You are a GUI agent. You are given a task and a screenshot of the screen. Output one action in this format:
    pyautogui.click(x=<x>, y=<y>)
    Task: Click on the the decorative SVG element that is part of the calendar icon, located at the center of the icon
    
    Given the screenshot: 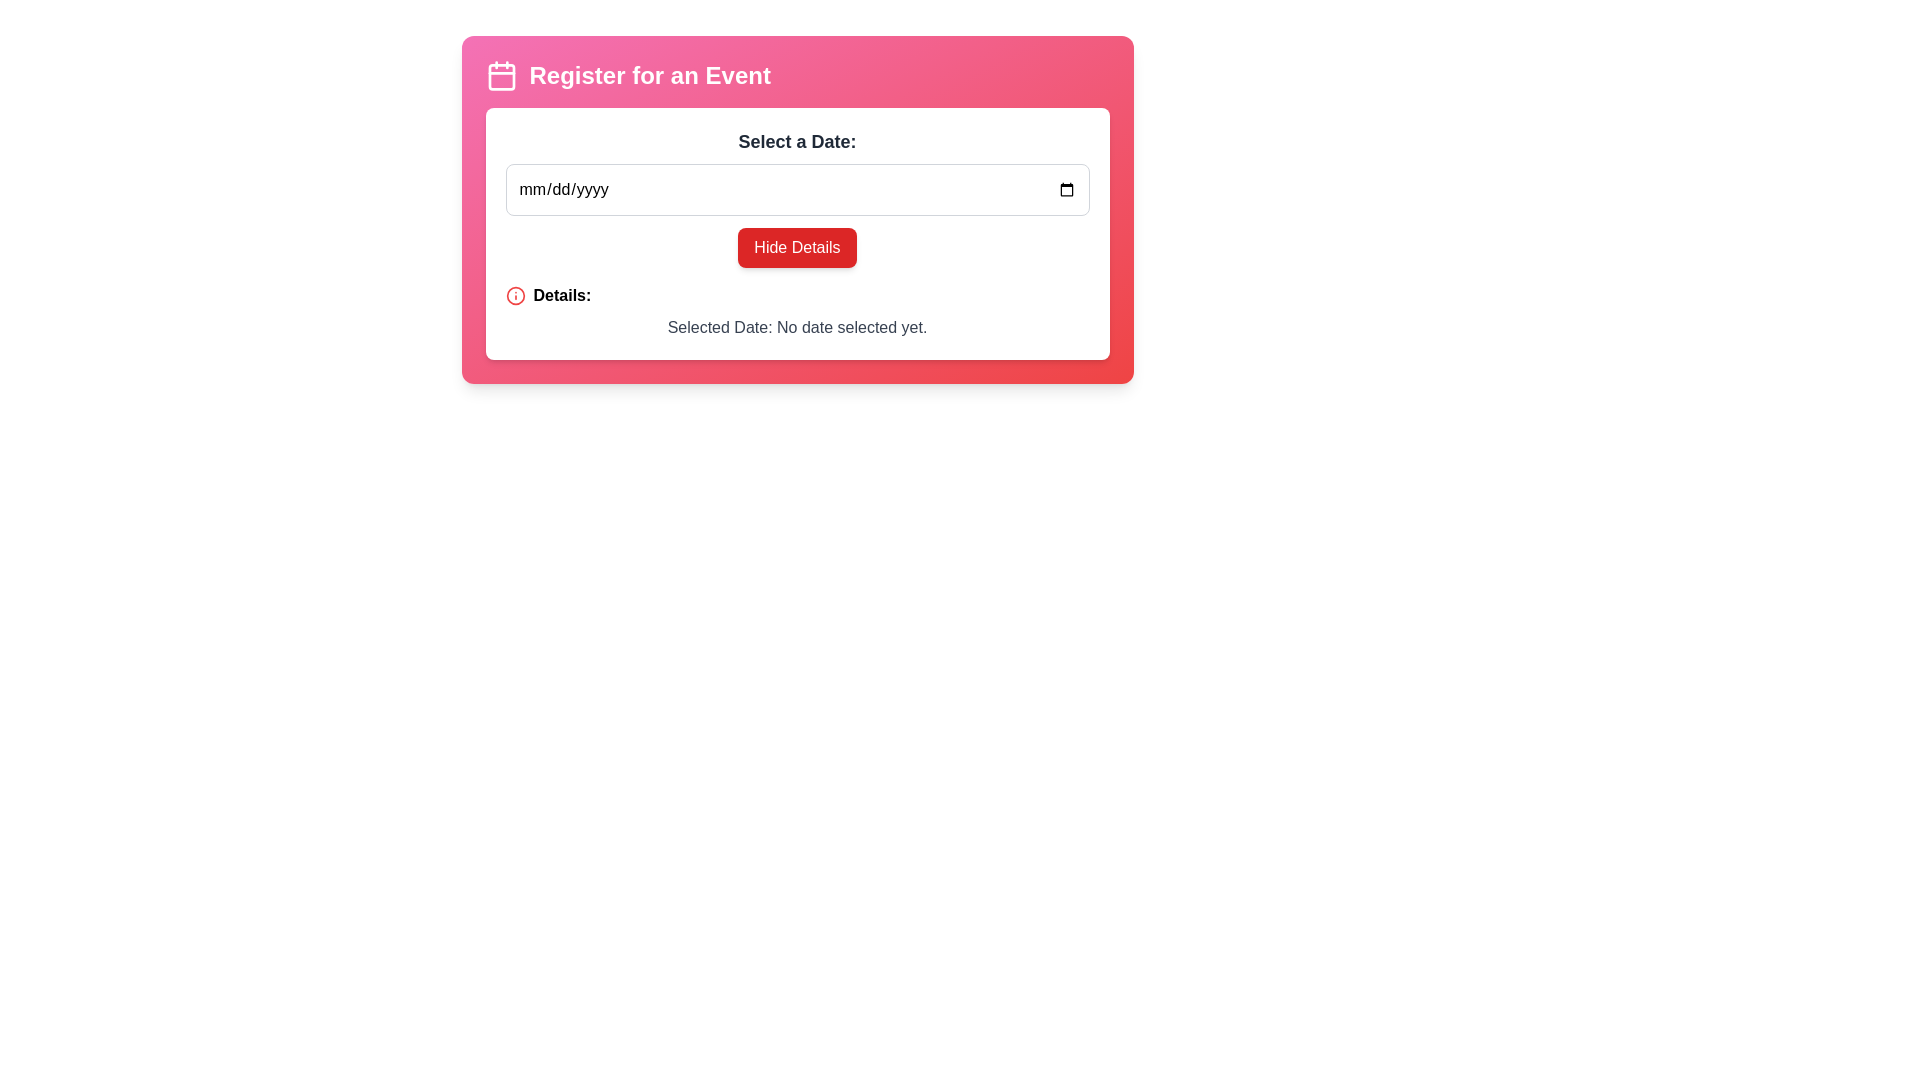 What is the action you would take?
    pyautogui.click(x=501, y=76)
    